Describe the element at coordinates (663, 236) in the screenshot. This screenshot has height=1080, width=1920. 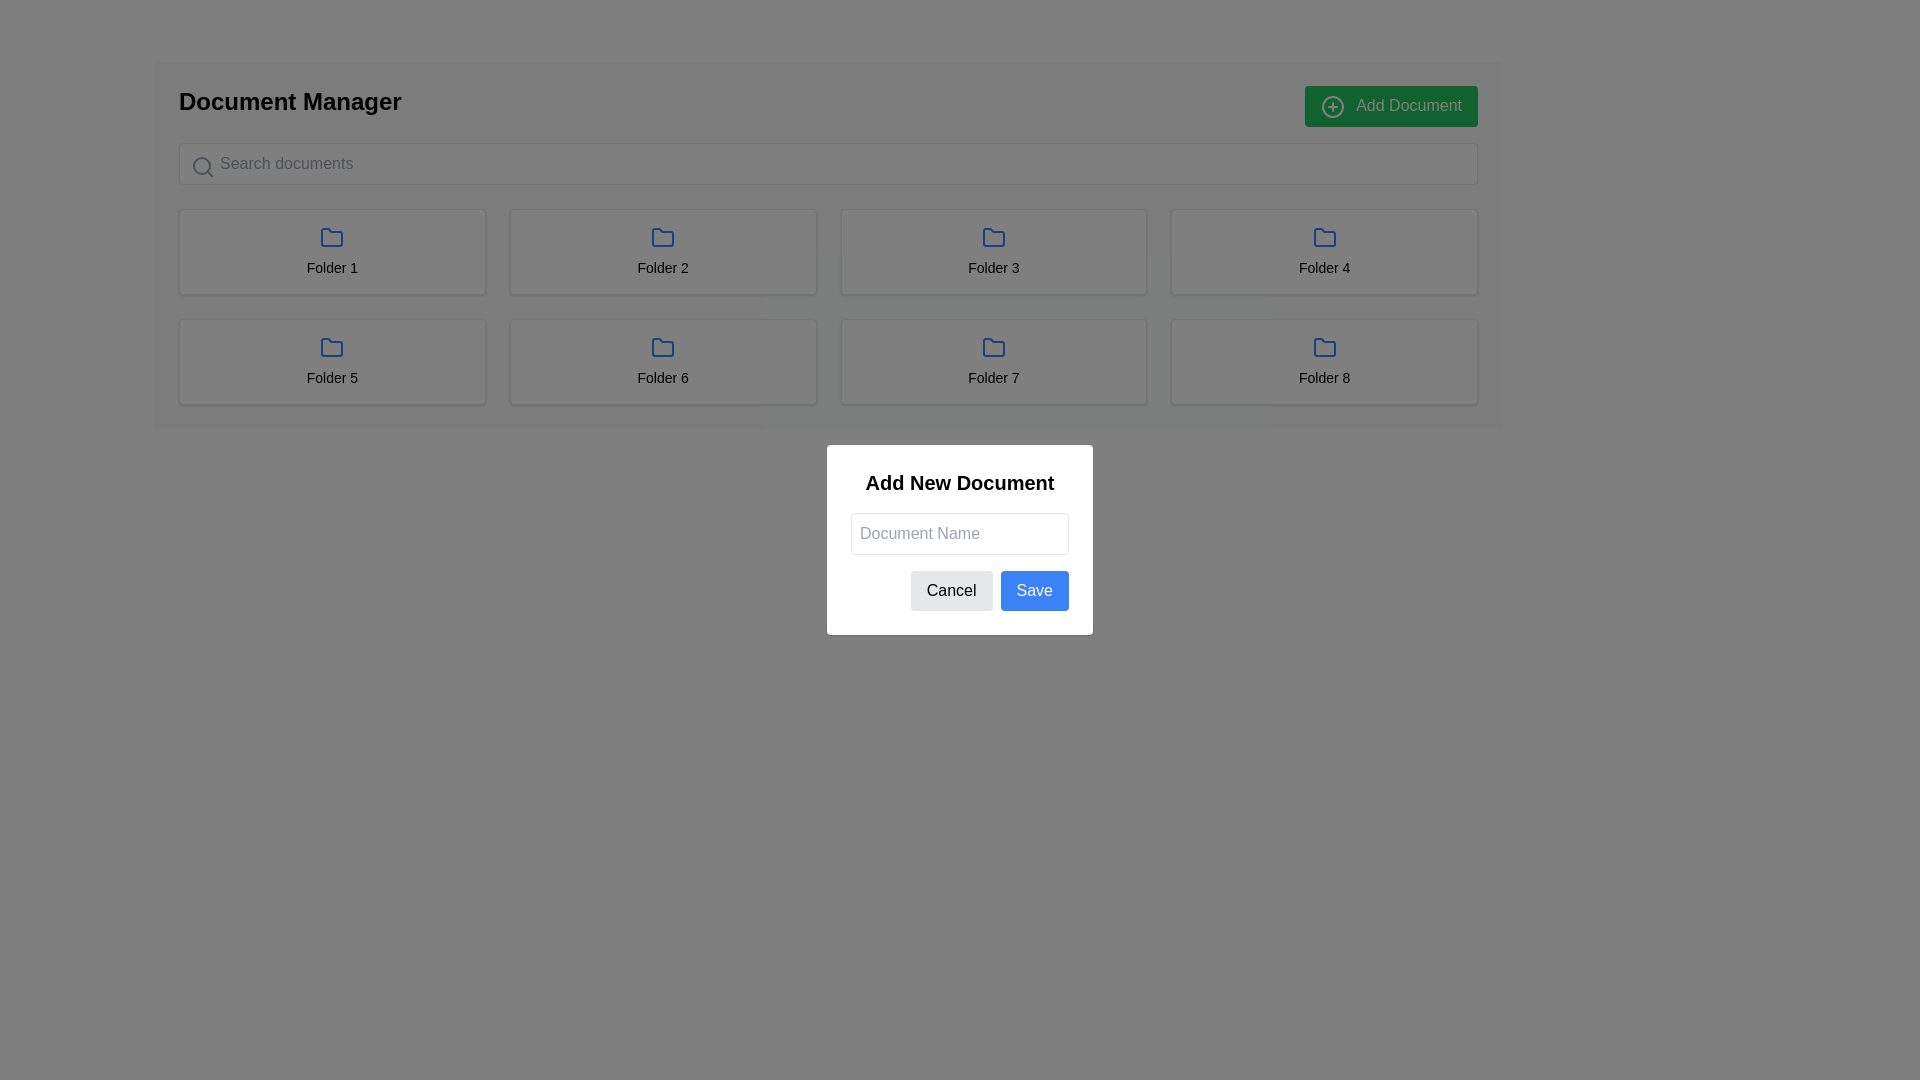
I see `the second folder icon in the grid layout, which is shaped like a folder with a blue outline` at that location.